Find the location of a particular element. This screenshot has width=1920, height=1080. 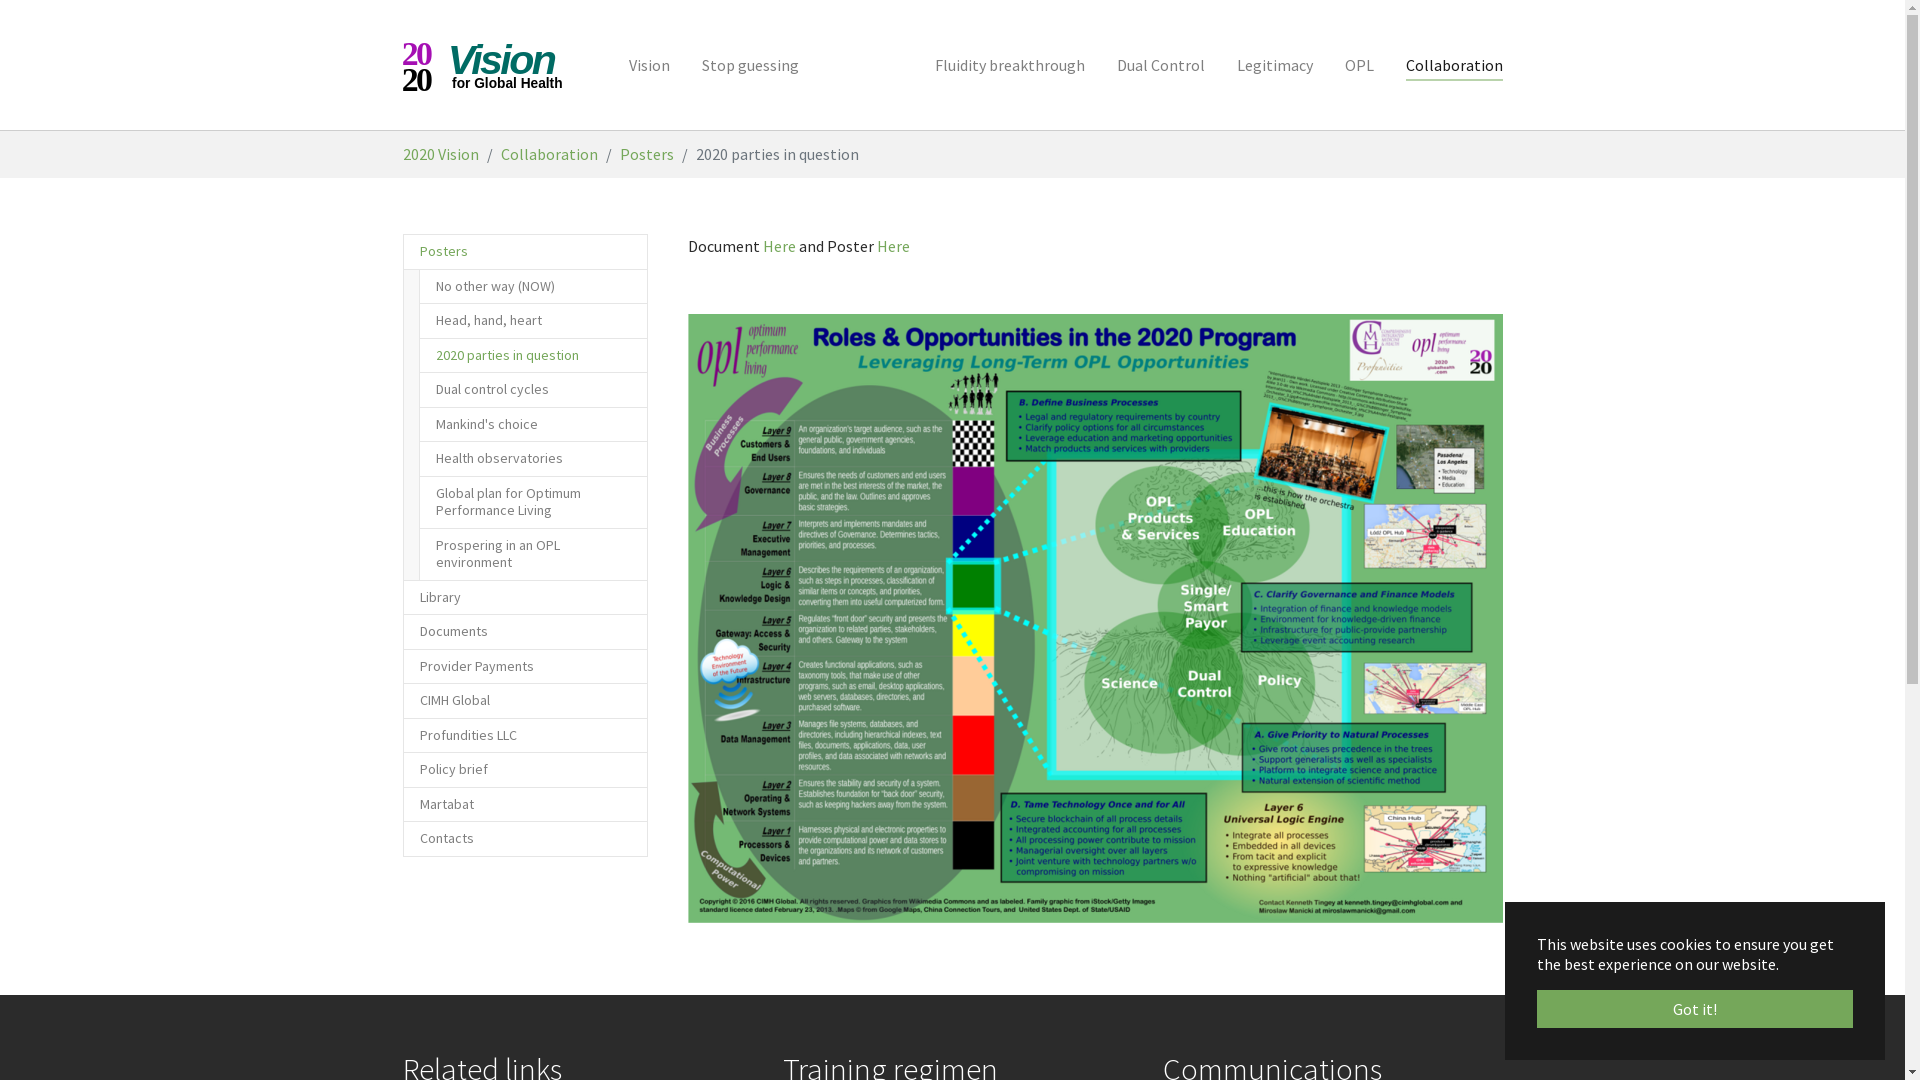

'Mankind's choice' is located at coordinates (532, 423).